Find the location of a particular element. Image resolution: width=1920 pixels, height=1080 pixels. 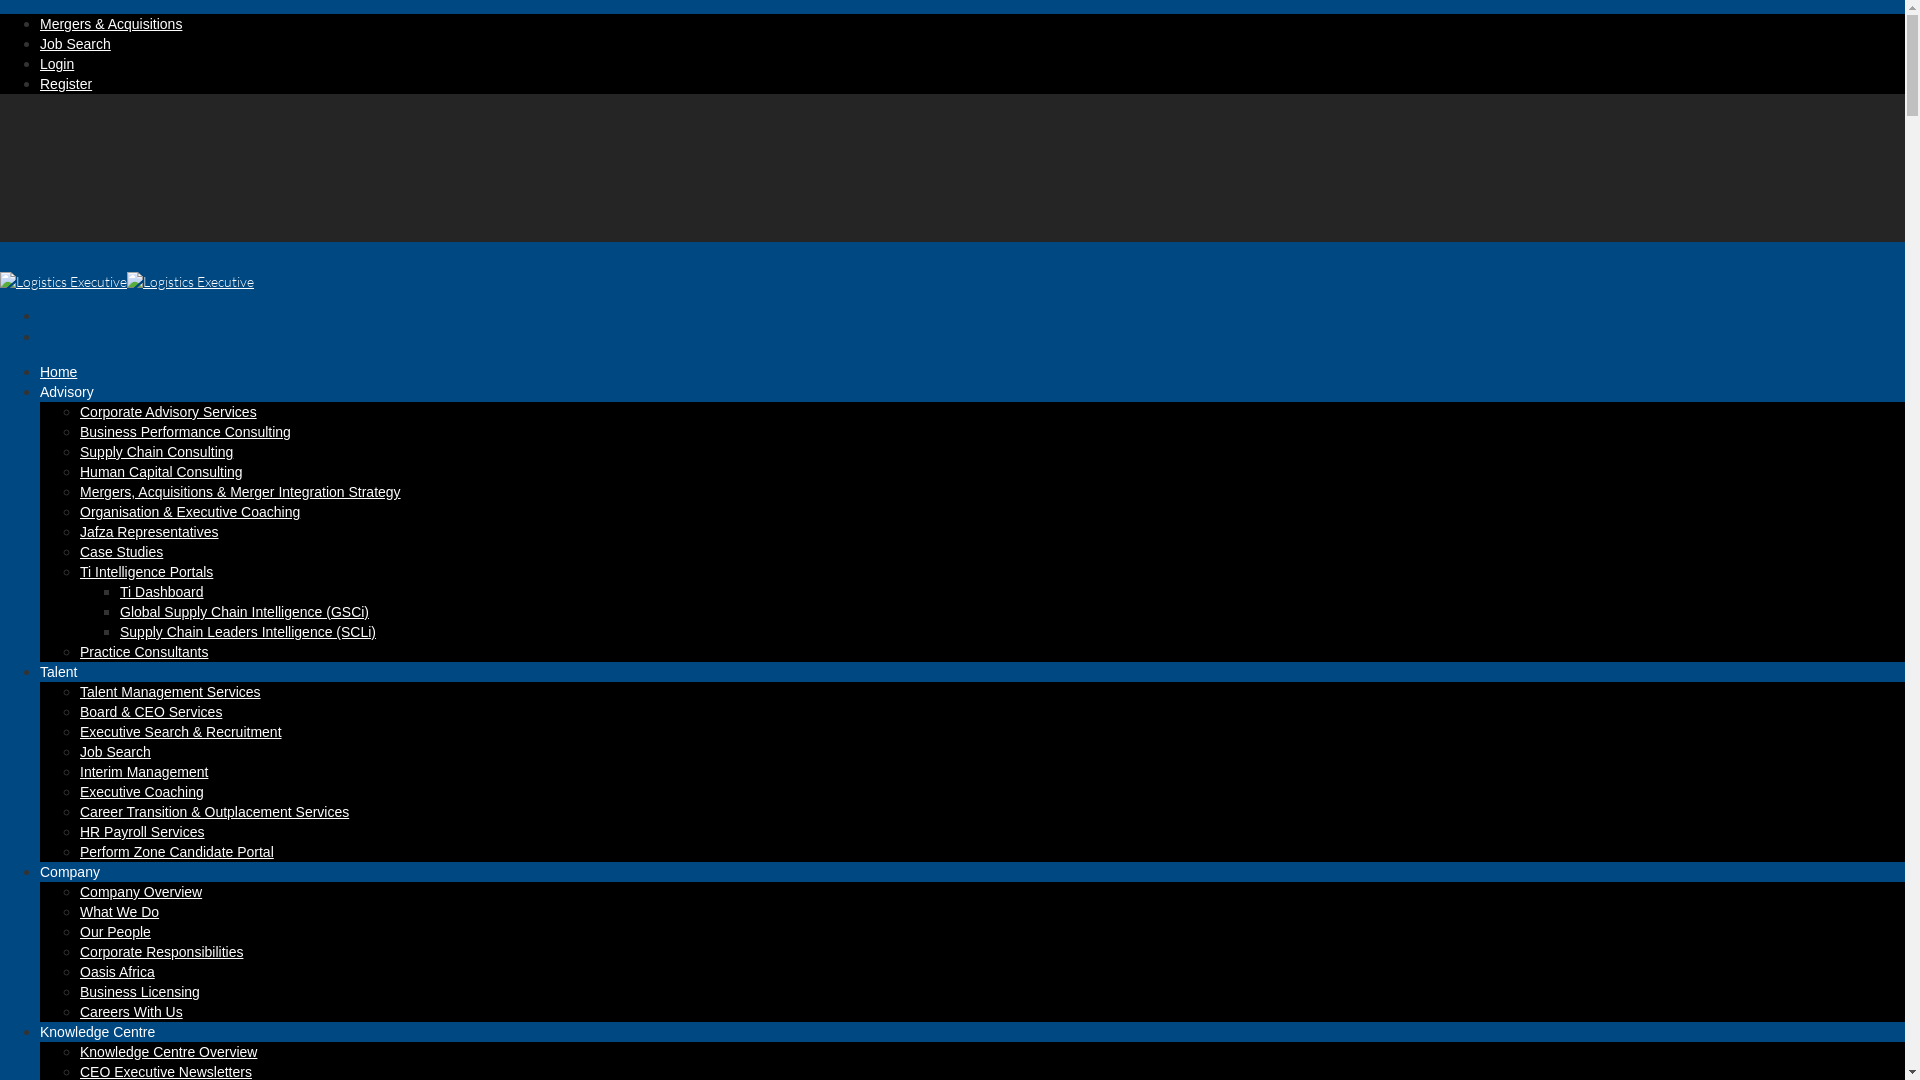

'Talent' is located at coordinates (58, 685).